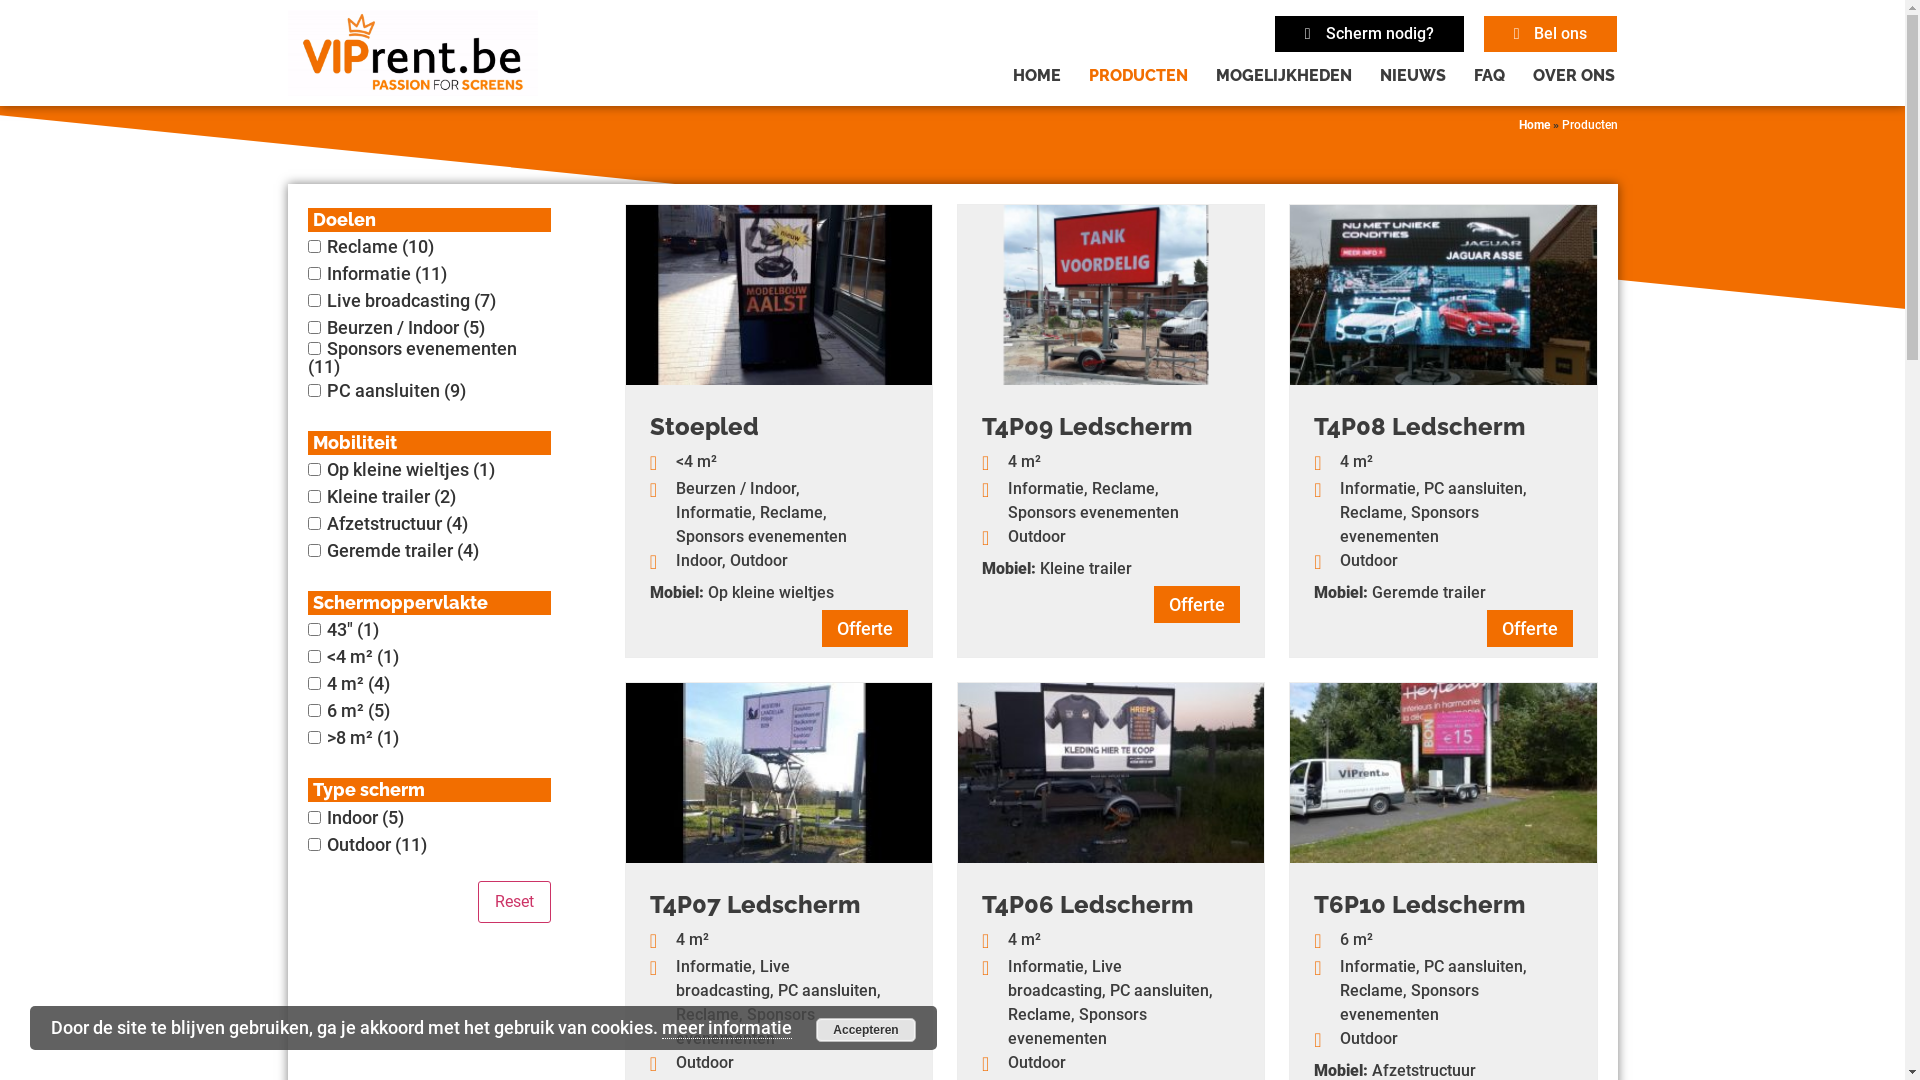 Image resolution: width=1920 pixels, height=1080 pixels. I want to click on 'MOGELIJKHEDEN', so click(1283, 75).